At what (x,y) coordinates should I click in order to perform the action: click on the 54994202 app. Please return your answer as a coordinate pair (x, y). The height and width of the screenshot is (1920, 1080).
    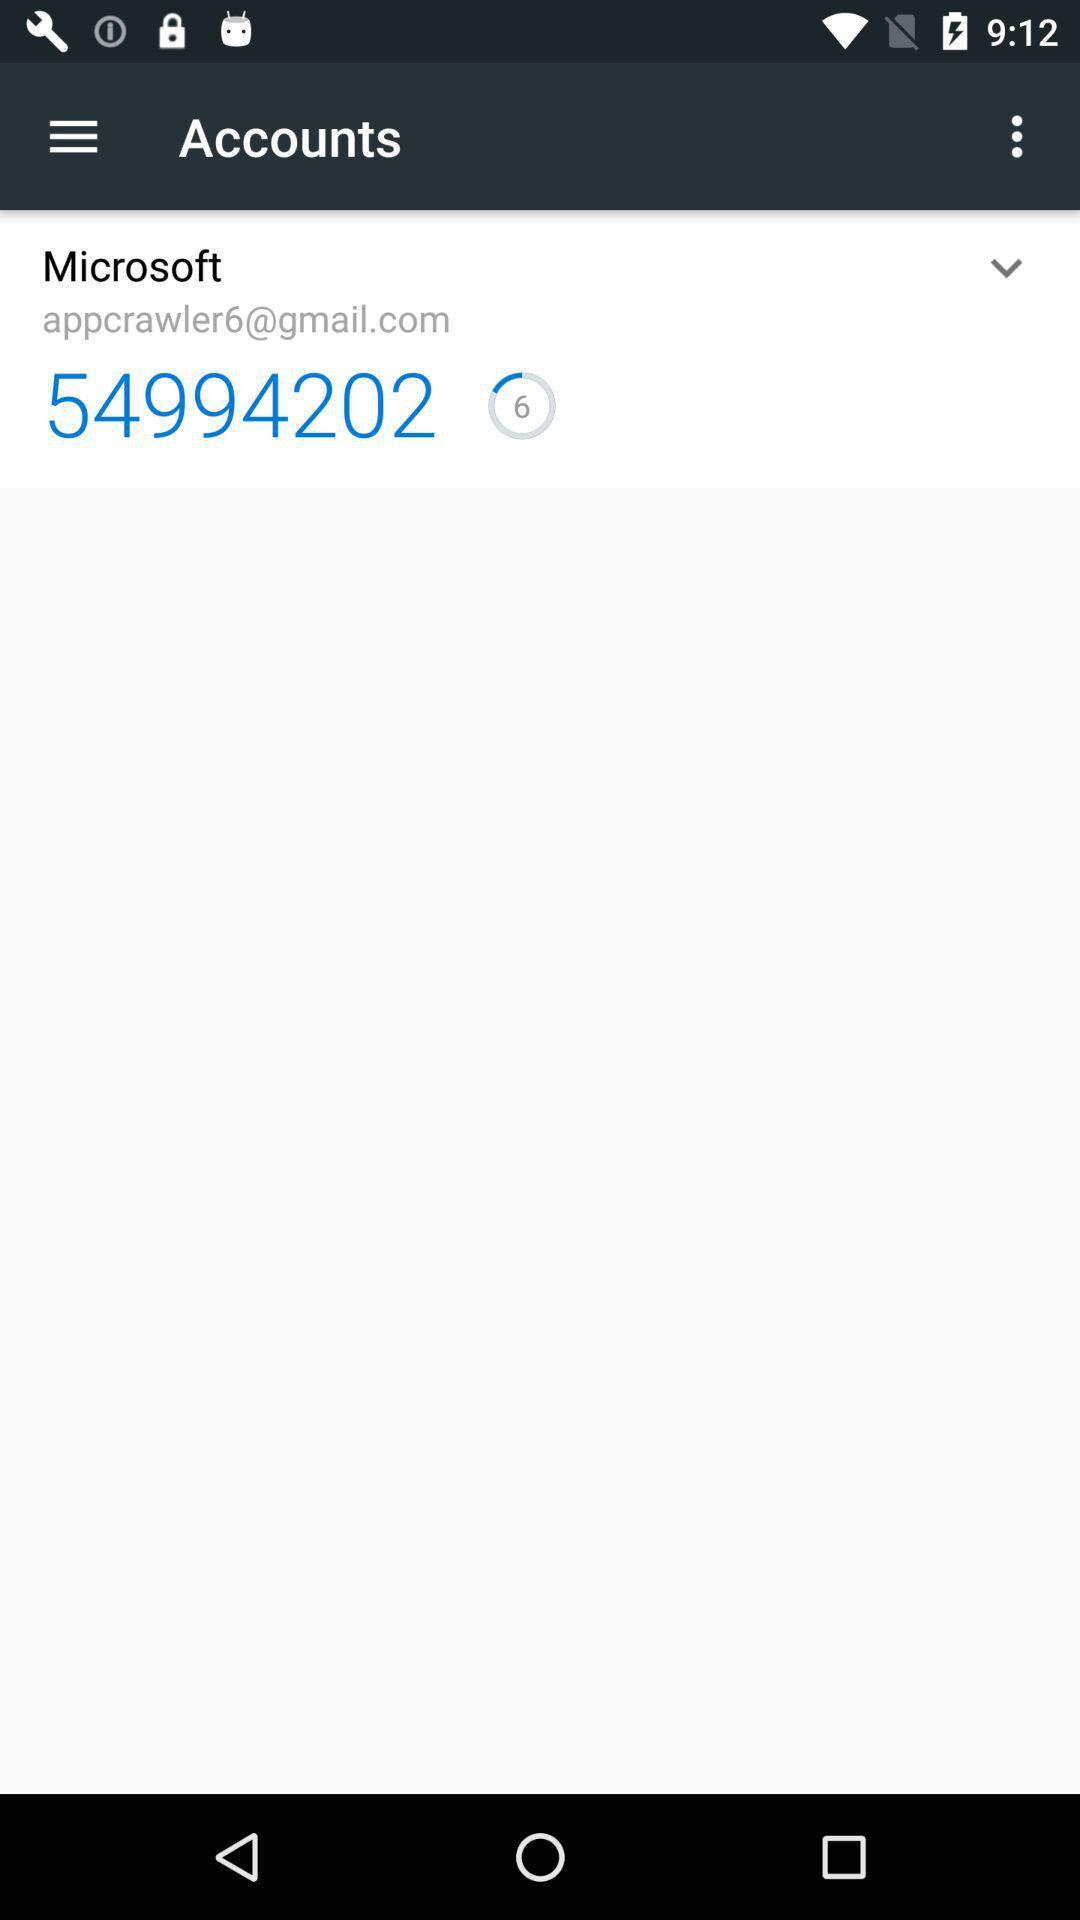
    Looking at the image, I should click on (238, 401).